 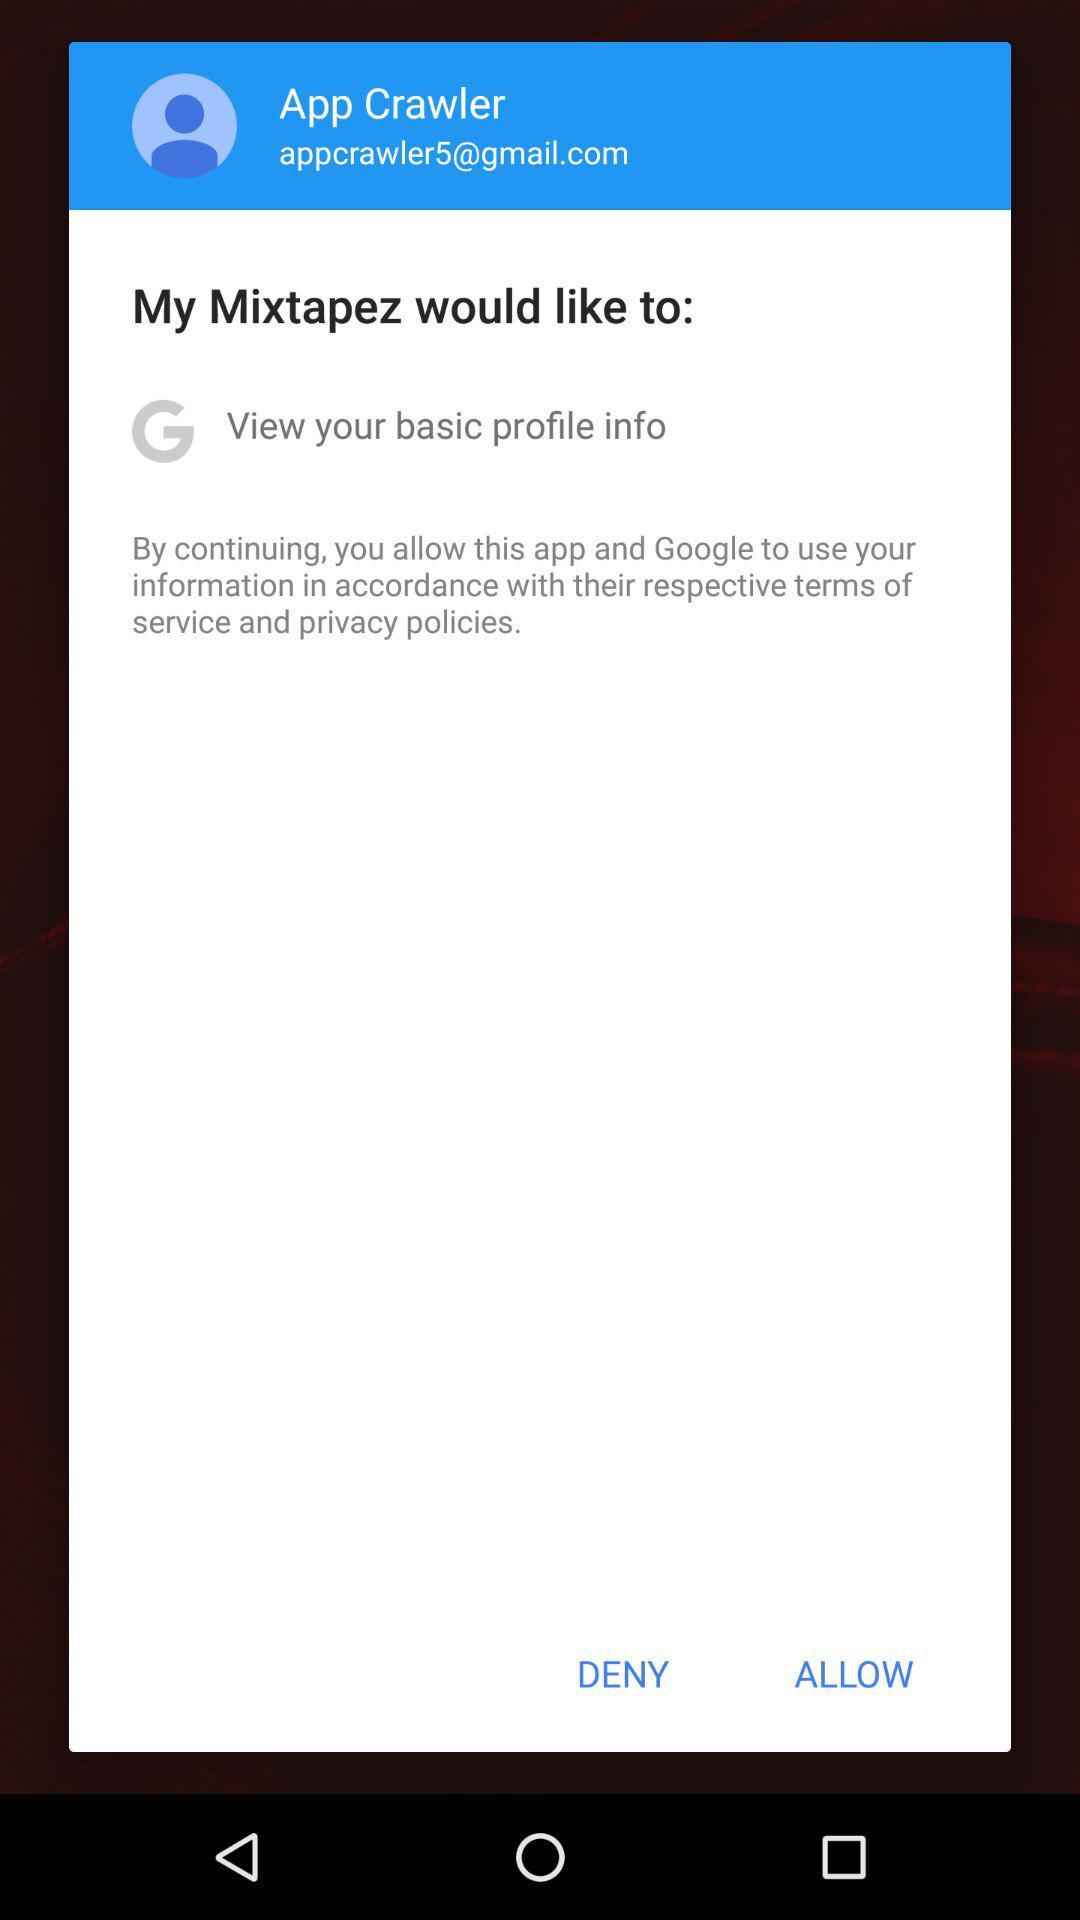 I want to click on the appcrawler5@gmail.com app, so click(x=454, y=150).